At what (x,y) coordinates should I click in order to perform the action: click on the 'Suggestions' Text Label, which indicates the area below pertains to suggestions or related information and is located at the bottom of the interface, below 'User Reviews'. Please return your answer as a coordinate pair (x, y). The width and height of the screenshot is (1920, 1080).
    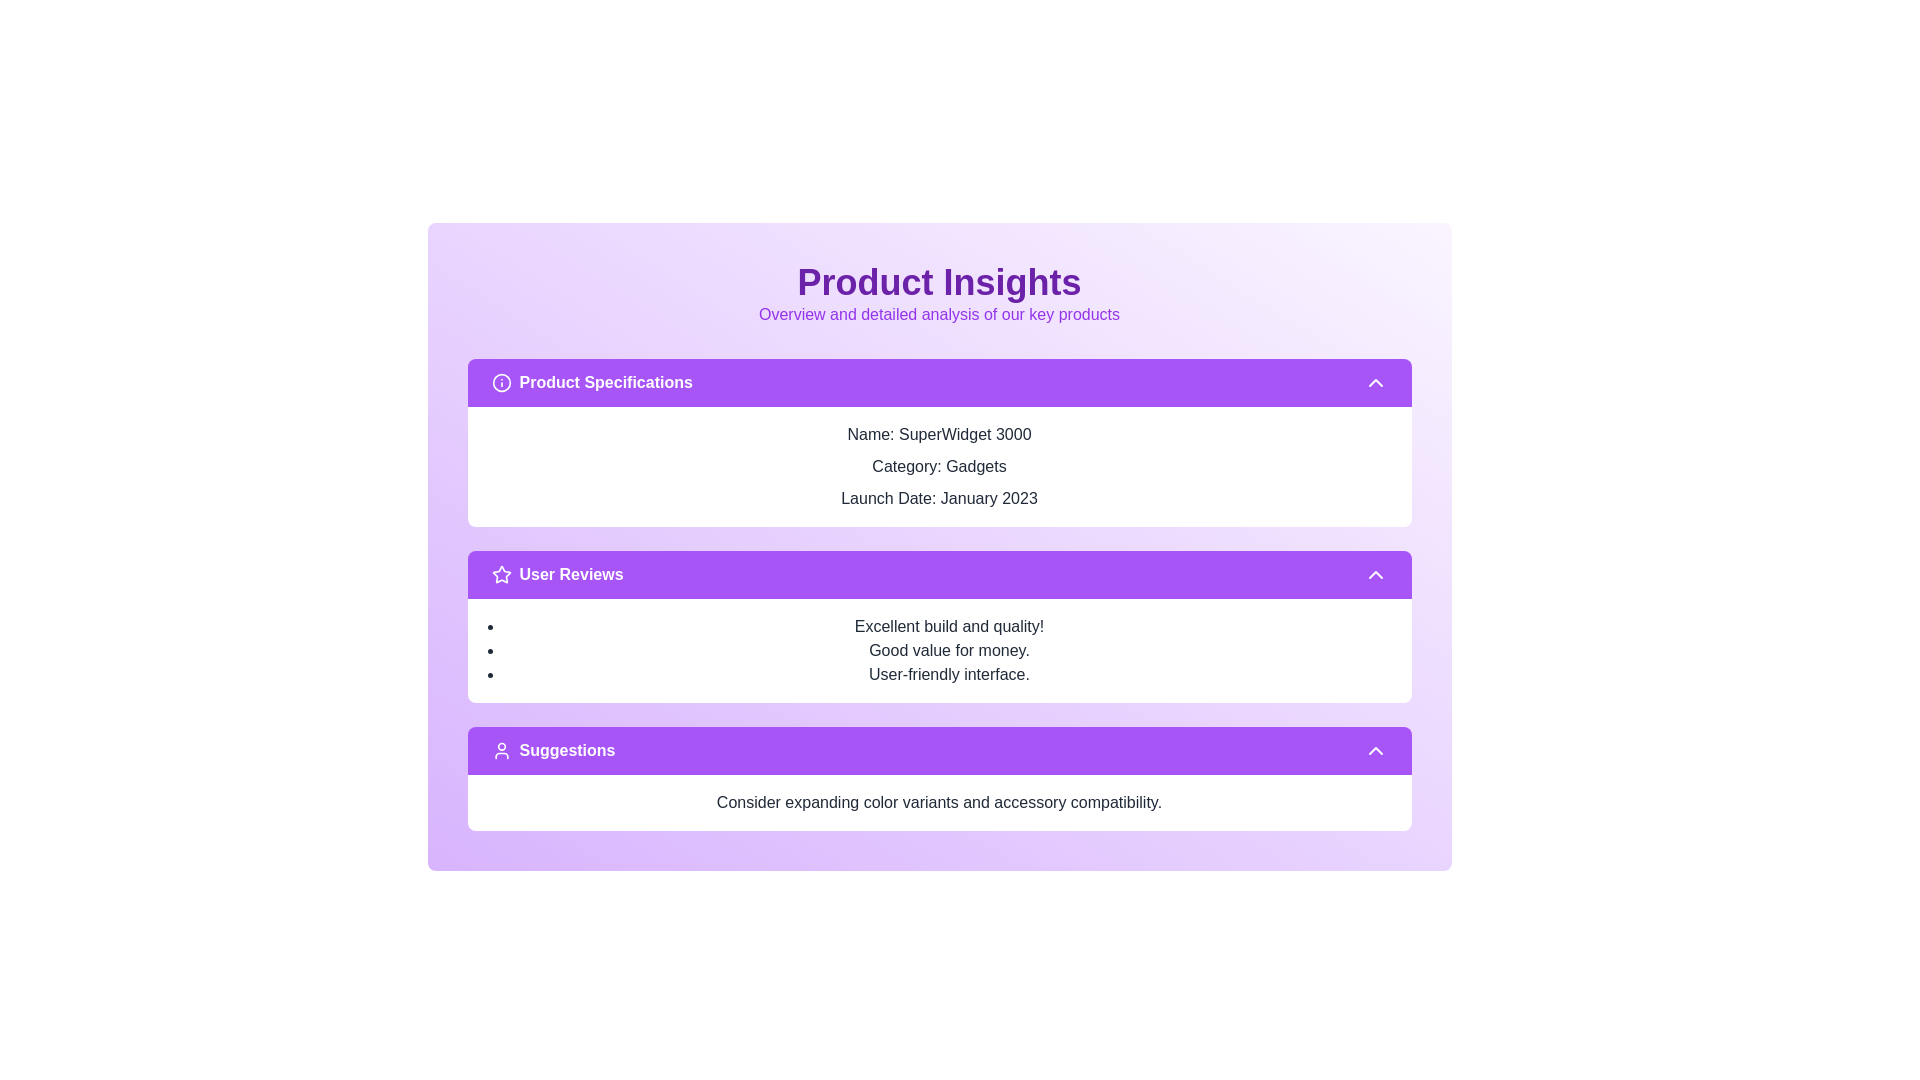
    Looking at the image, I should click on (566, 751).